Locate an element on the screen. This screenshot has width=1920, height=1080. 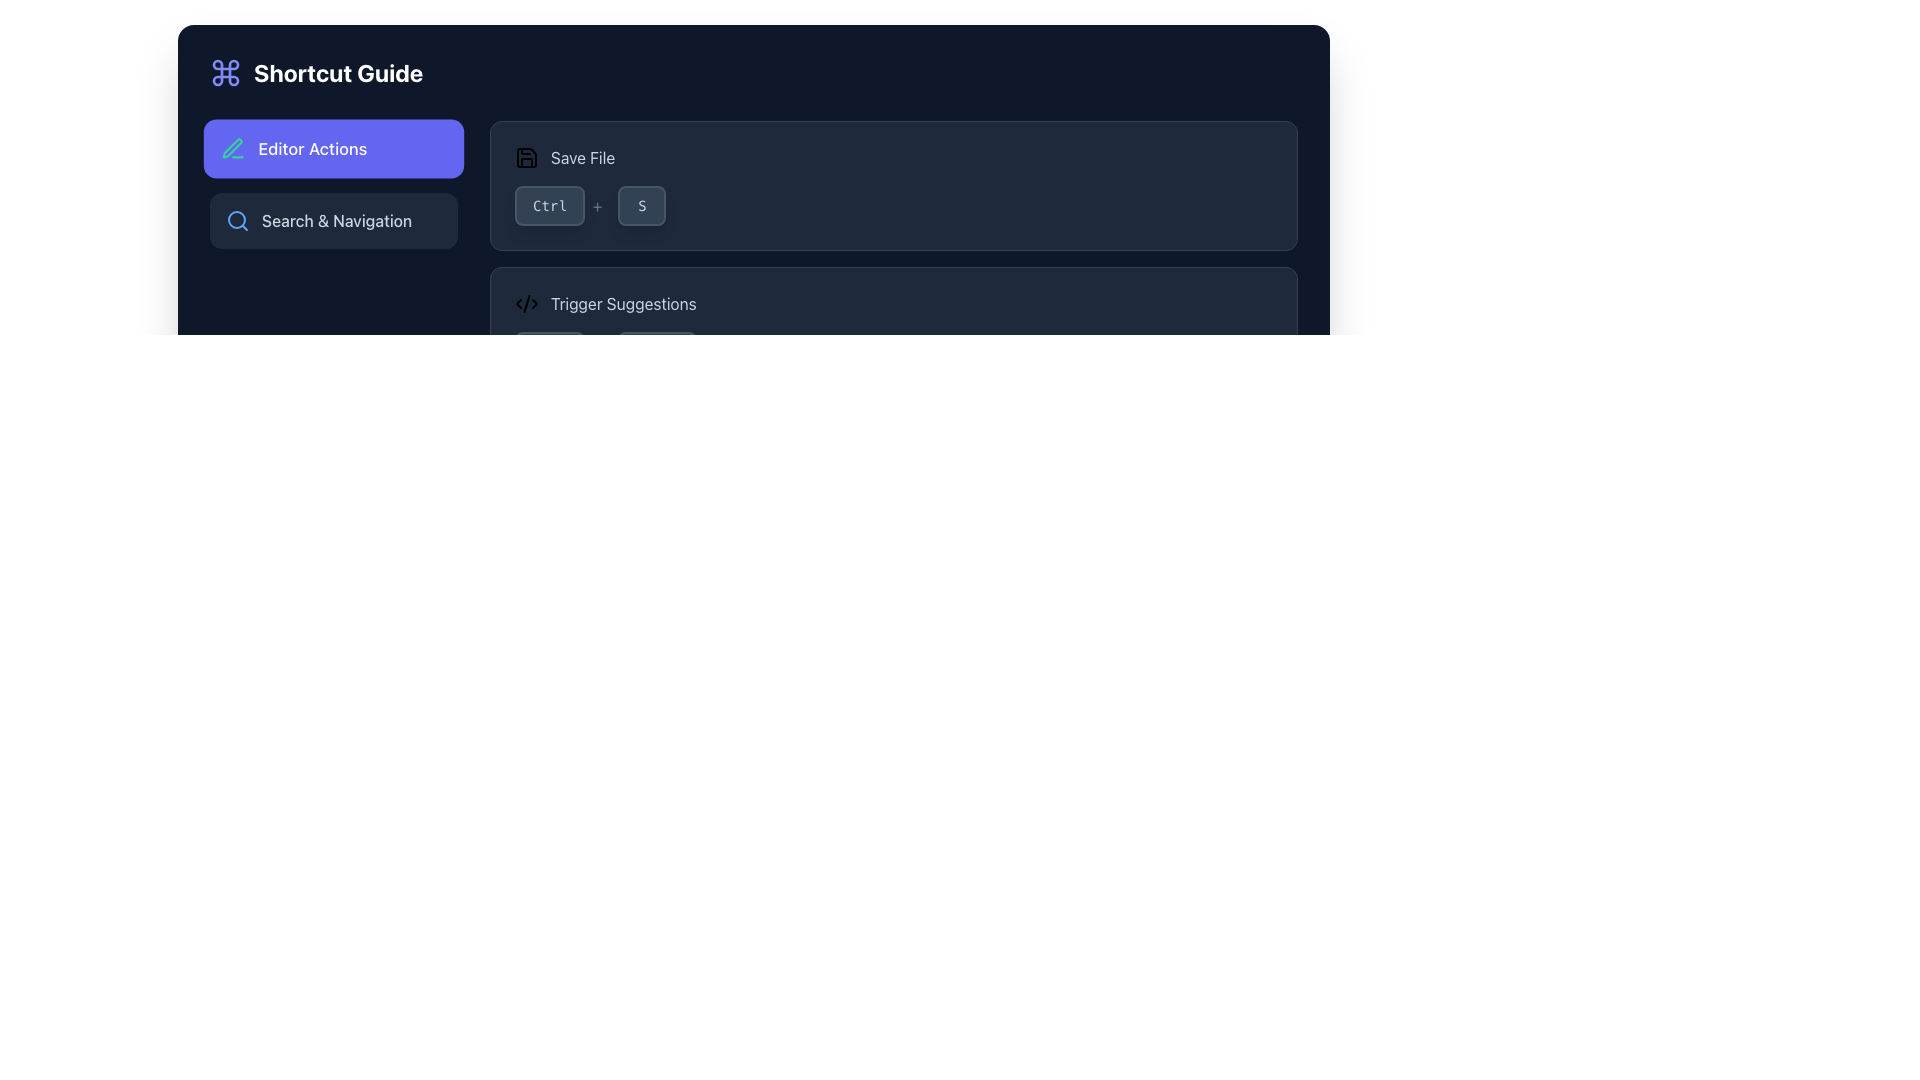
the edit icon located at the leftmost area of the 'Editor Actions' button in the side panel to associate the icon with its adjacent label is located at coordinates (232, 147).